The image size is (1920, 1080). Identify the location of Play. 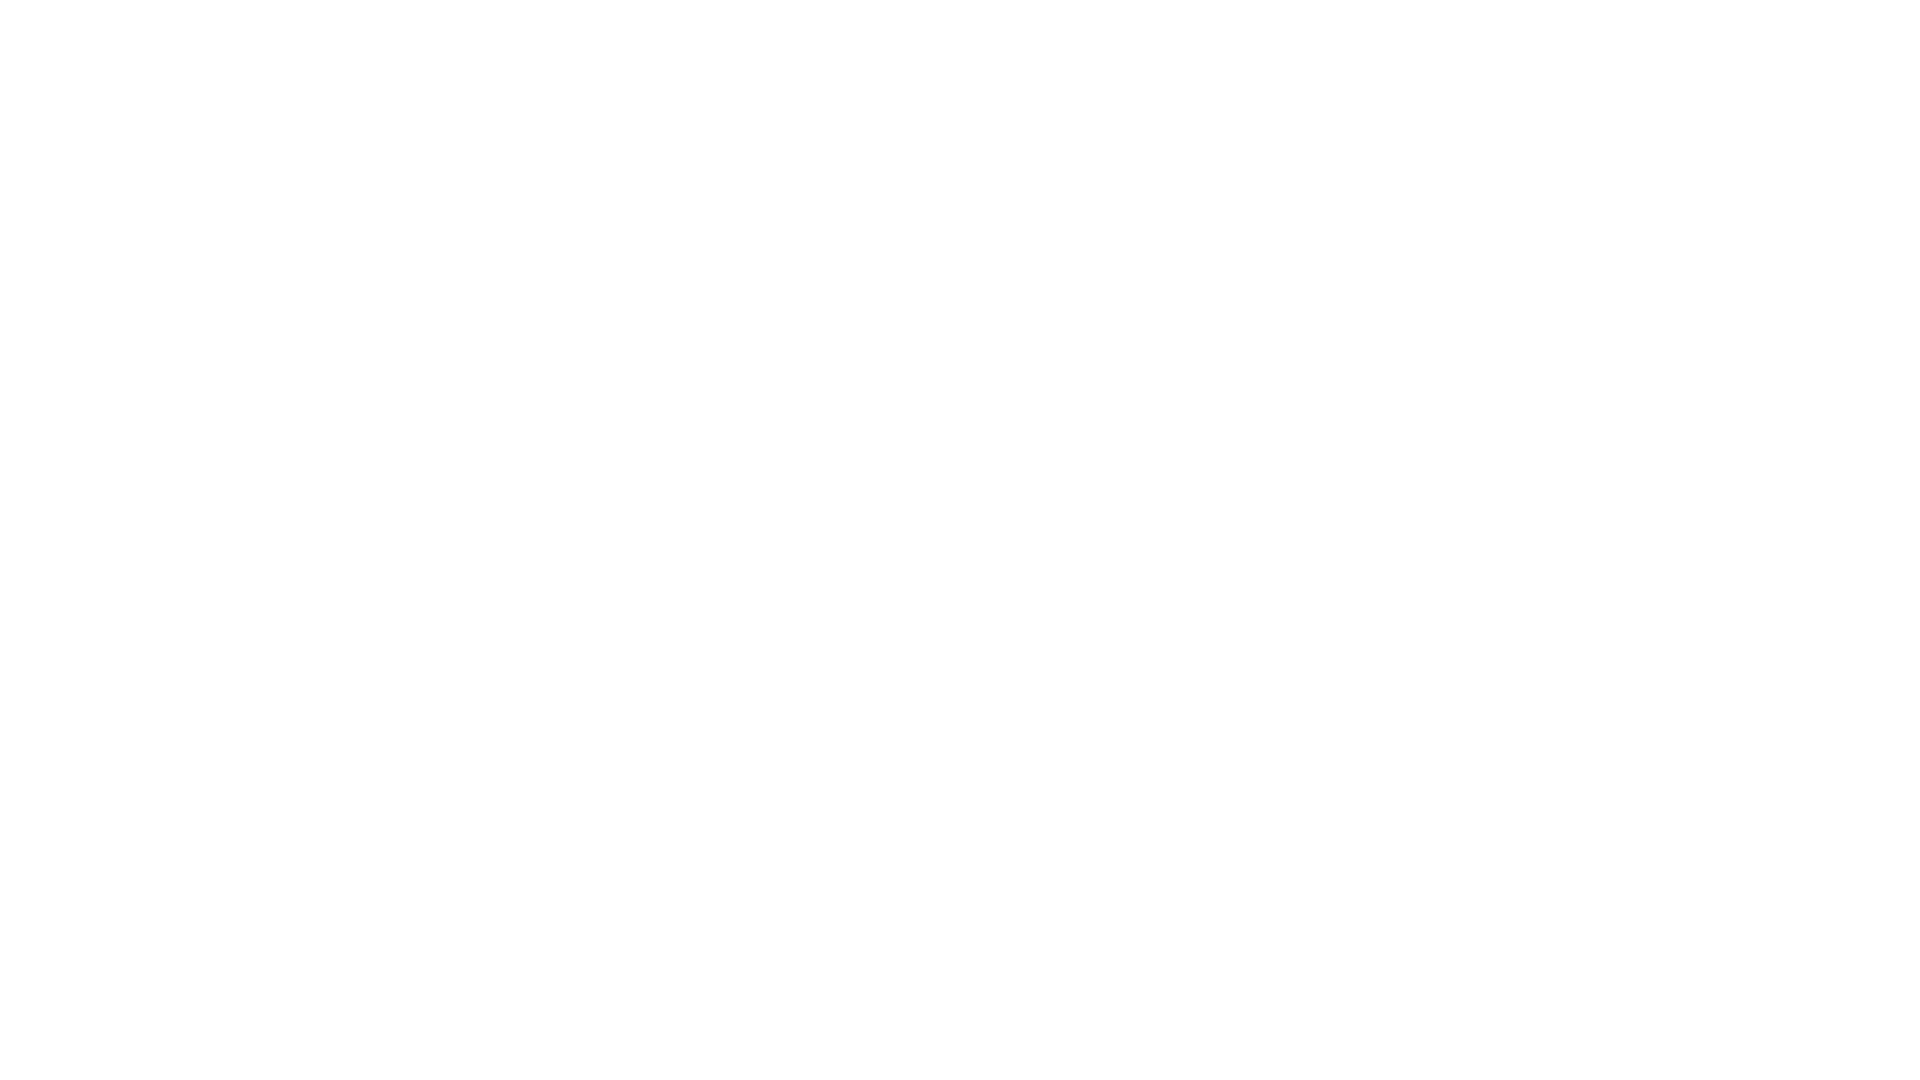
(266, 753).